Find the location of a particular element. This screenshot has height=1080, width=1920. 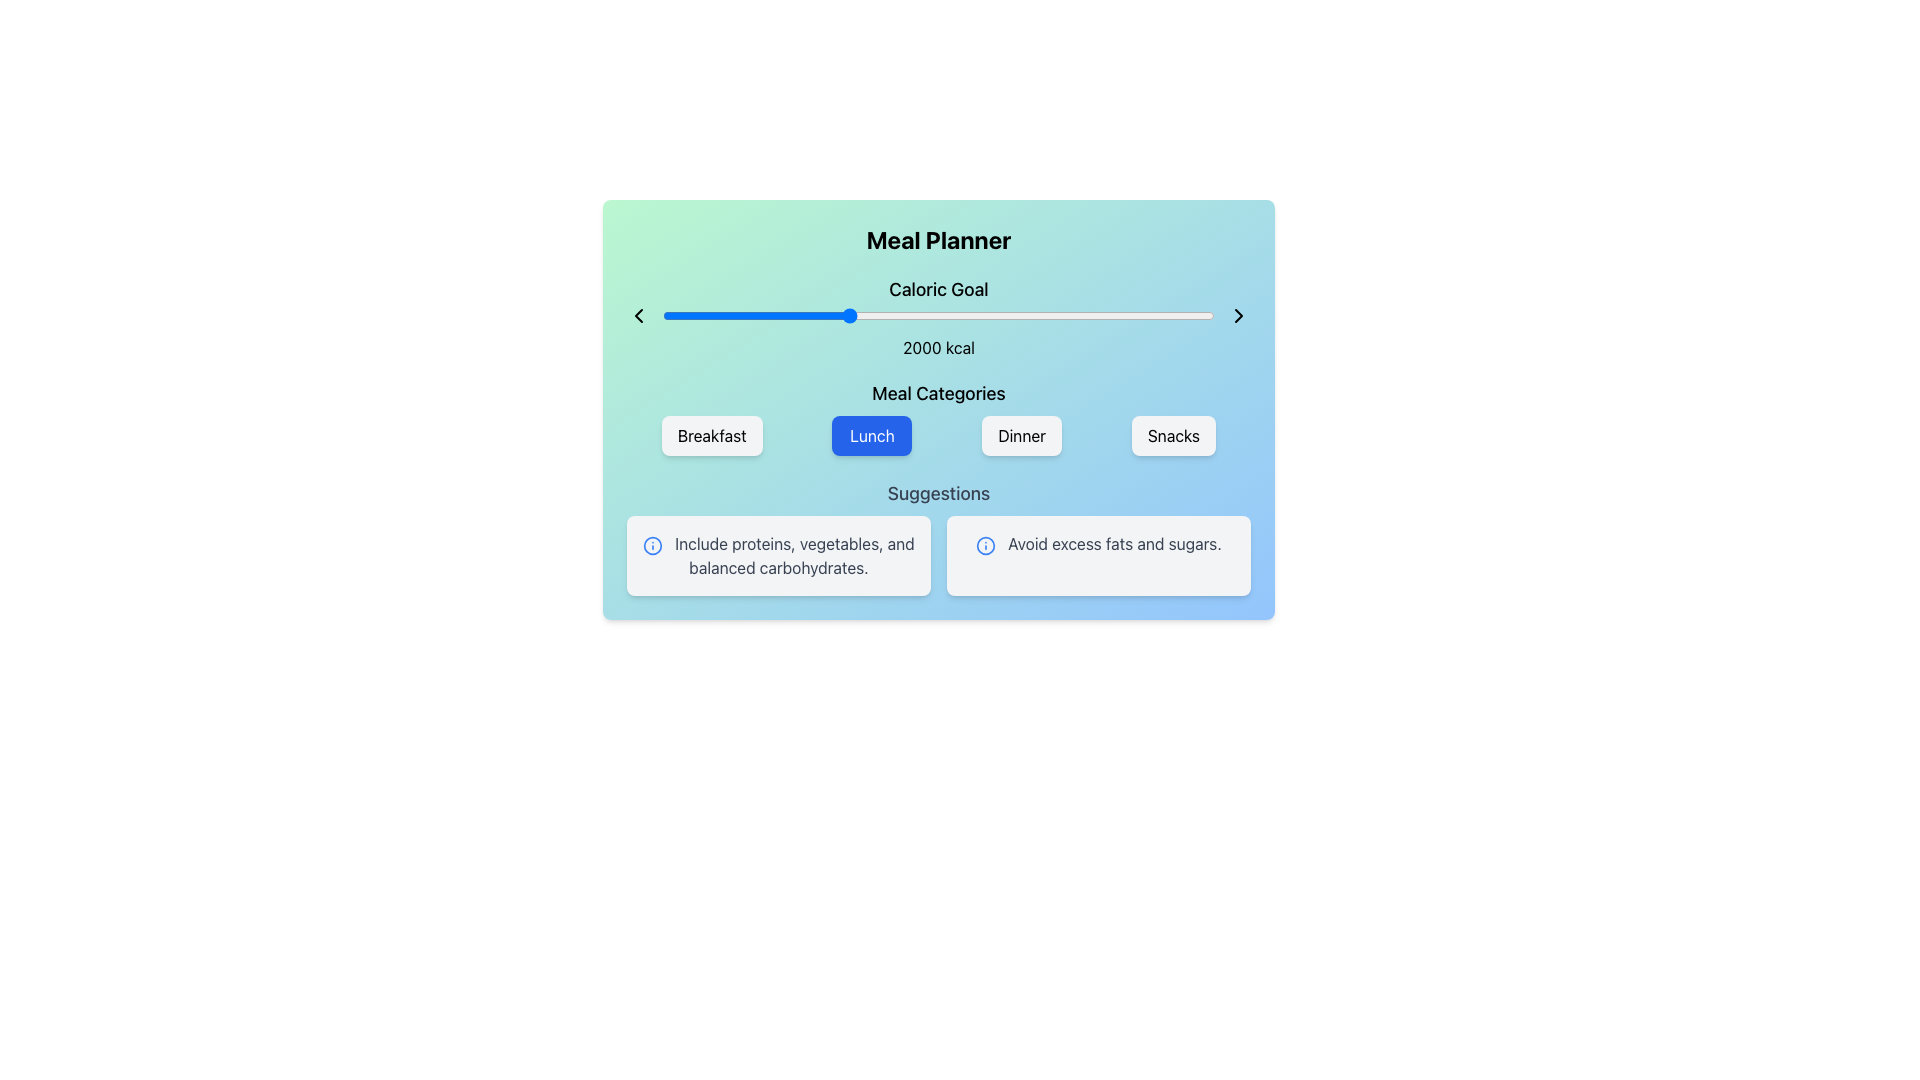

text content from the Text Component with Informative Cards located at the bottom center of the 'Meal Planner' card, which provides guidance and recommendations for food choices is located at coordinates (938, 536).